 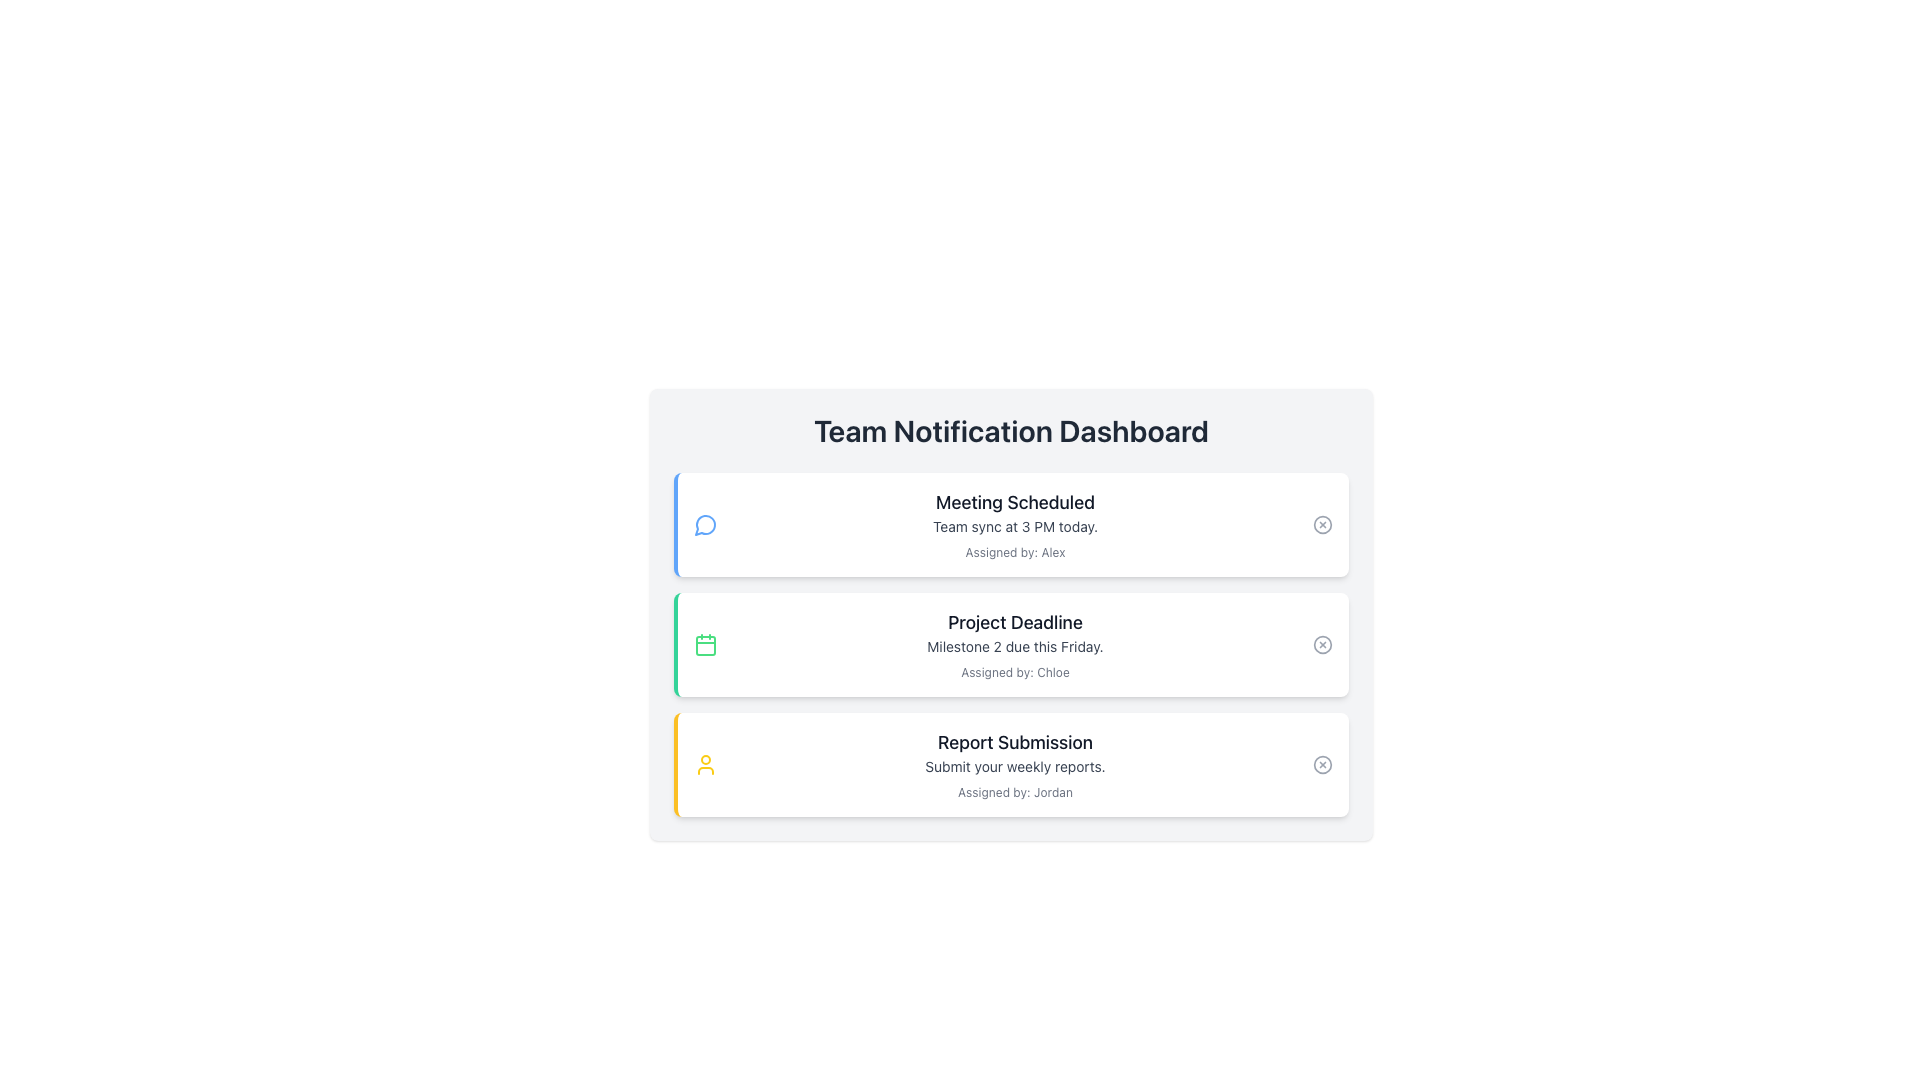 What do you see at coordinates (1015, 672) in the screenshot?
I see `the non-interactive text element that presents information about the assignment personnel, located at the bottom of the 'Project Deadline' notification card` at bounding box center [1015, 672].